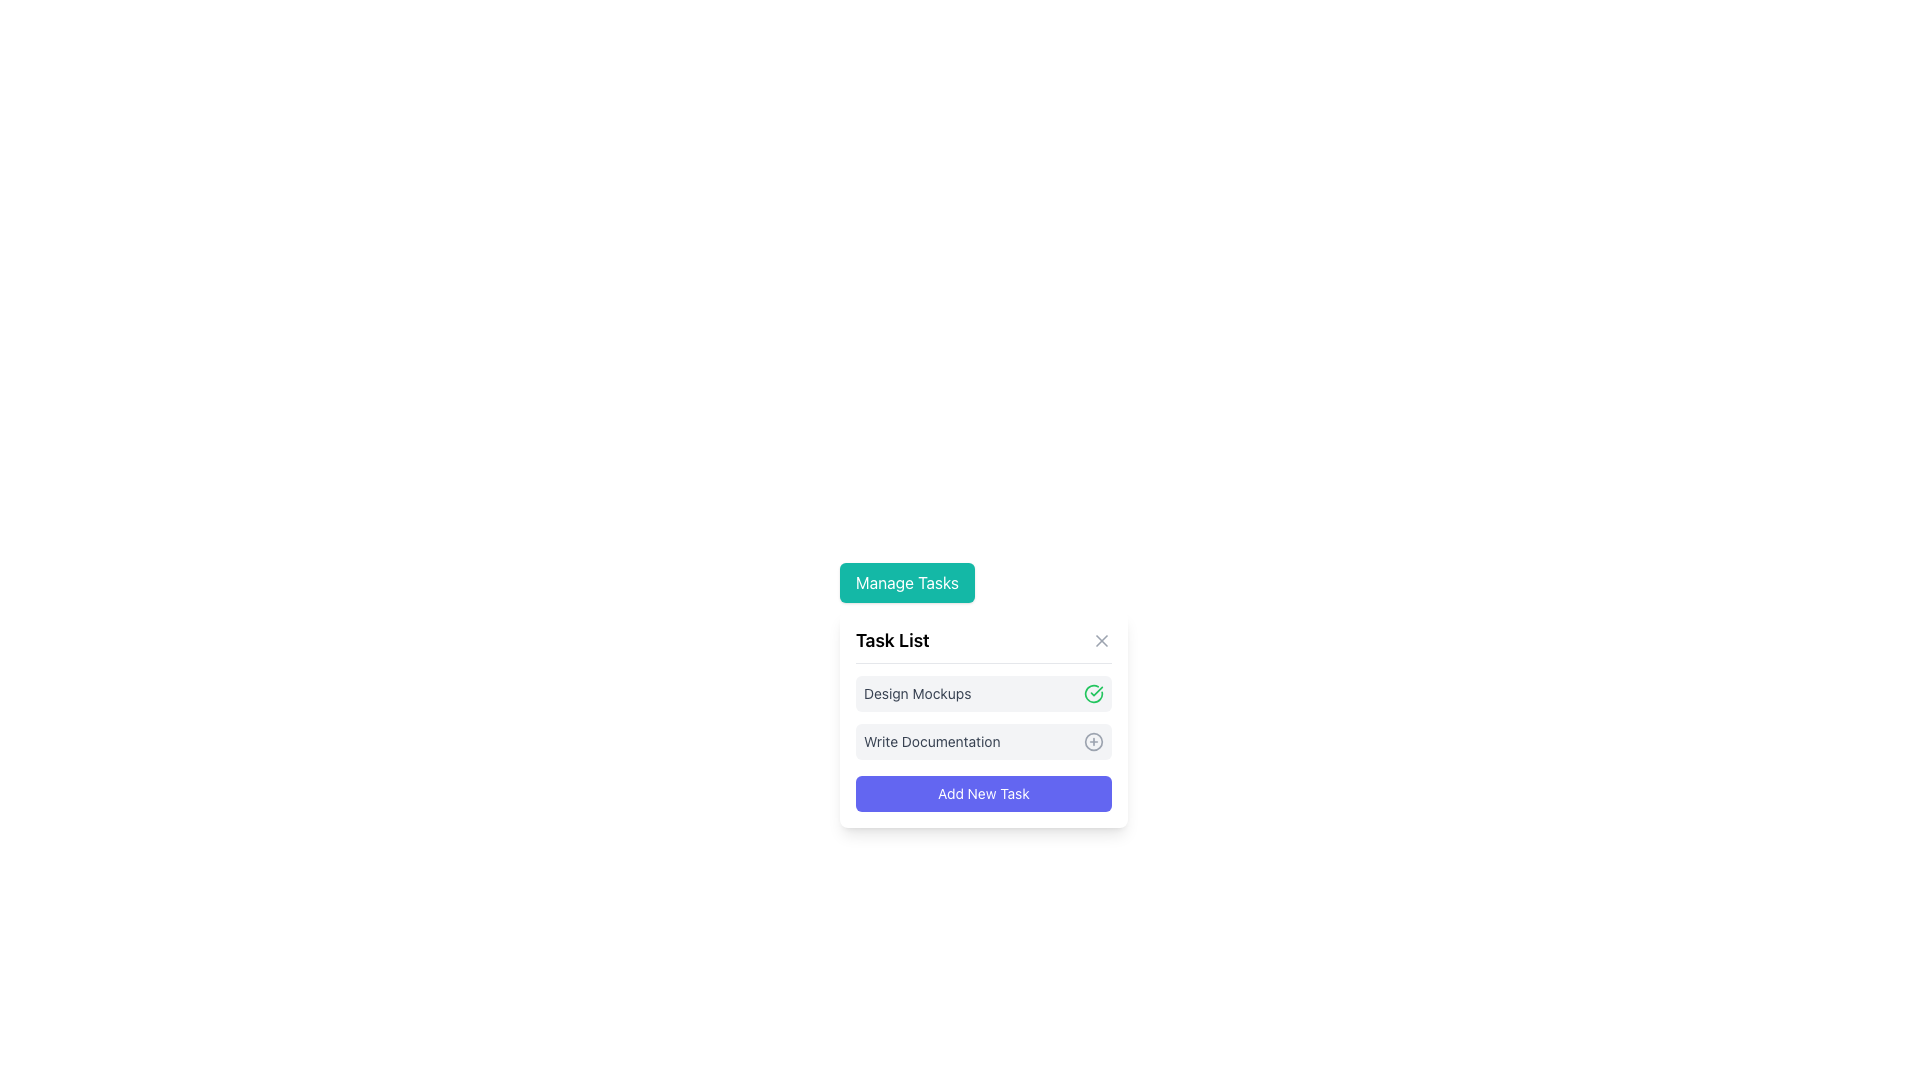  What do you see at coordinates (1093, 693) in the screenshot?
I see `the green outlined circular icon with a checkmark inside, located within the 'Design Mockups' section, to the right of the text 'Design Mockups'` at bounding box center [1093, 693].